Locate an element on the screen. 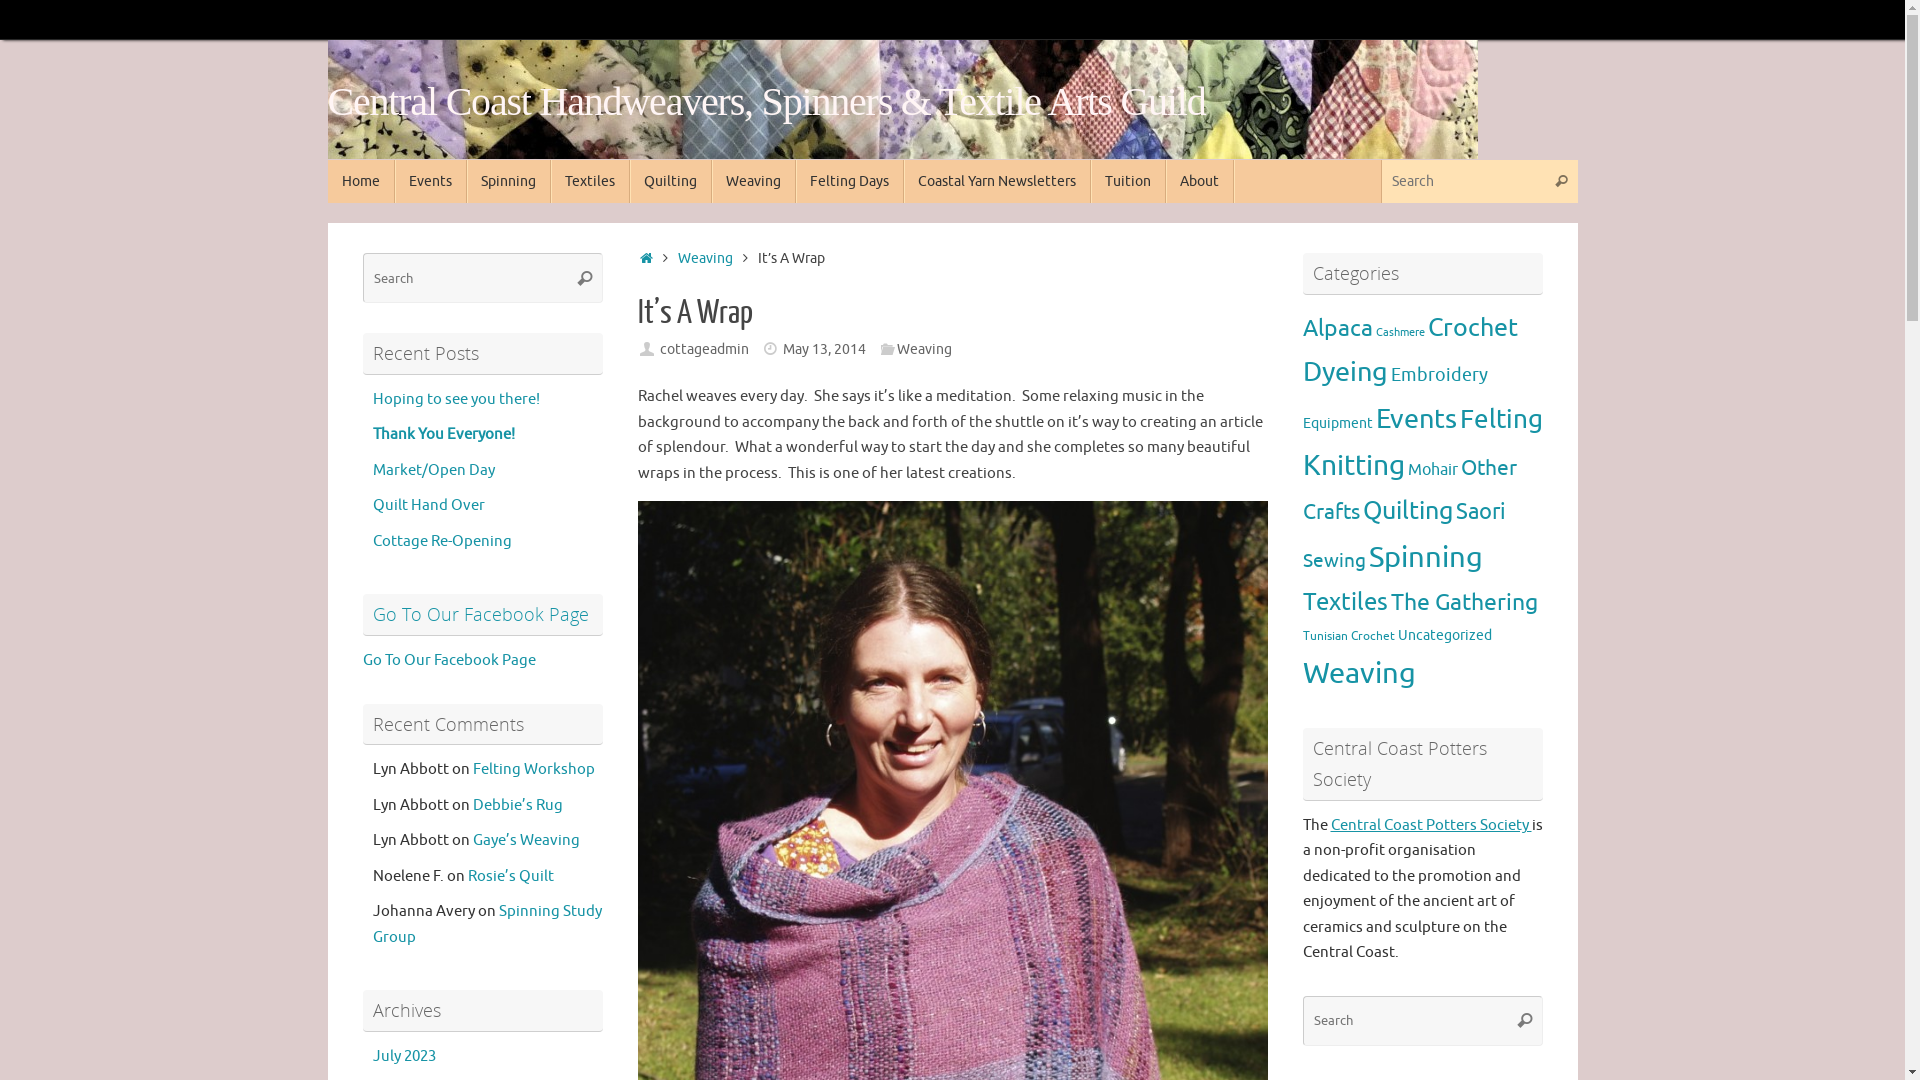  'Cashmere' is located at coordinates (1399, 331).